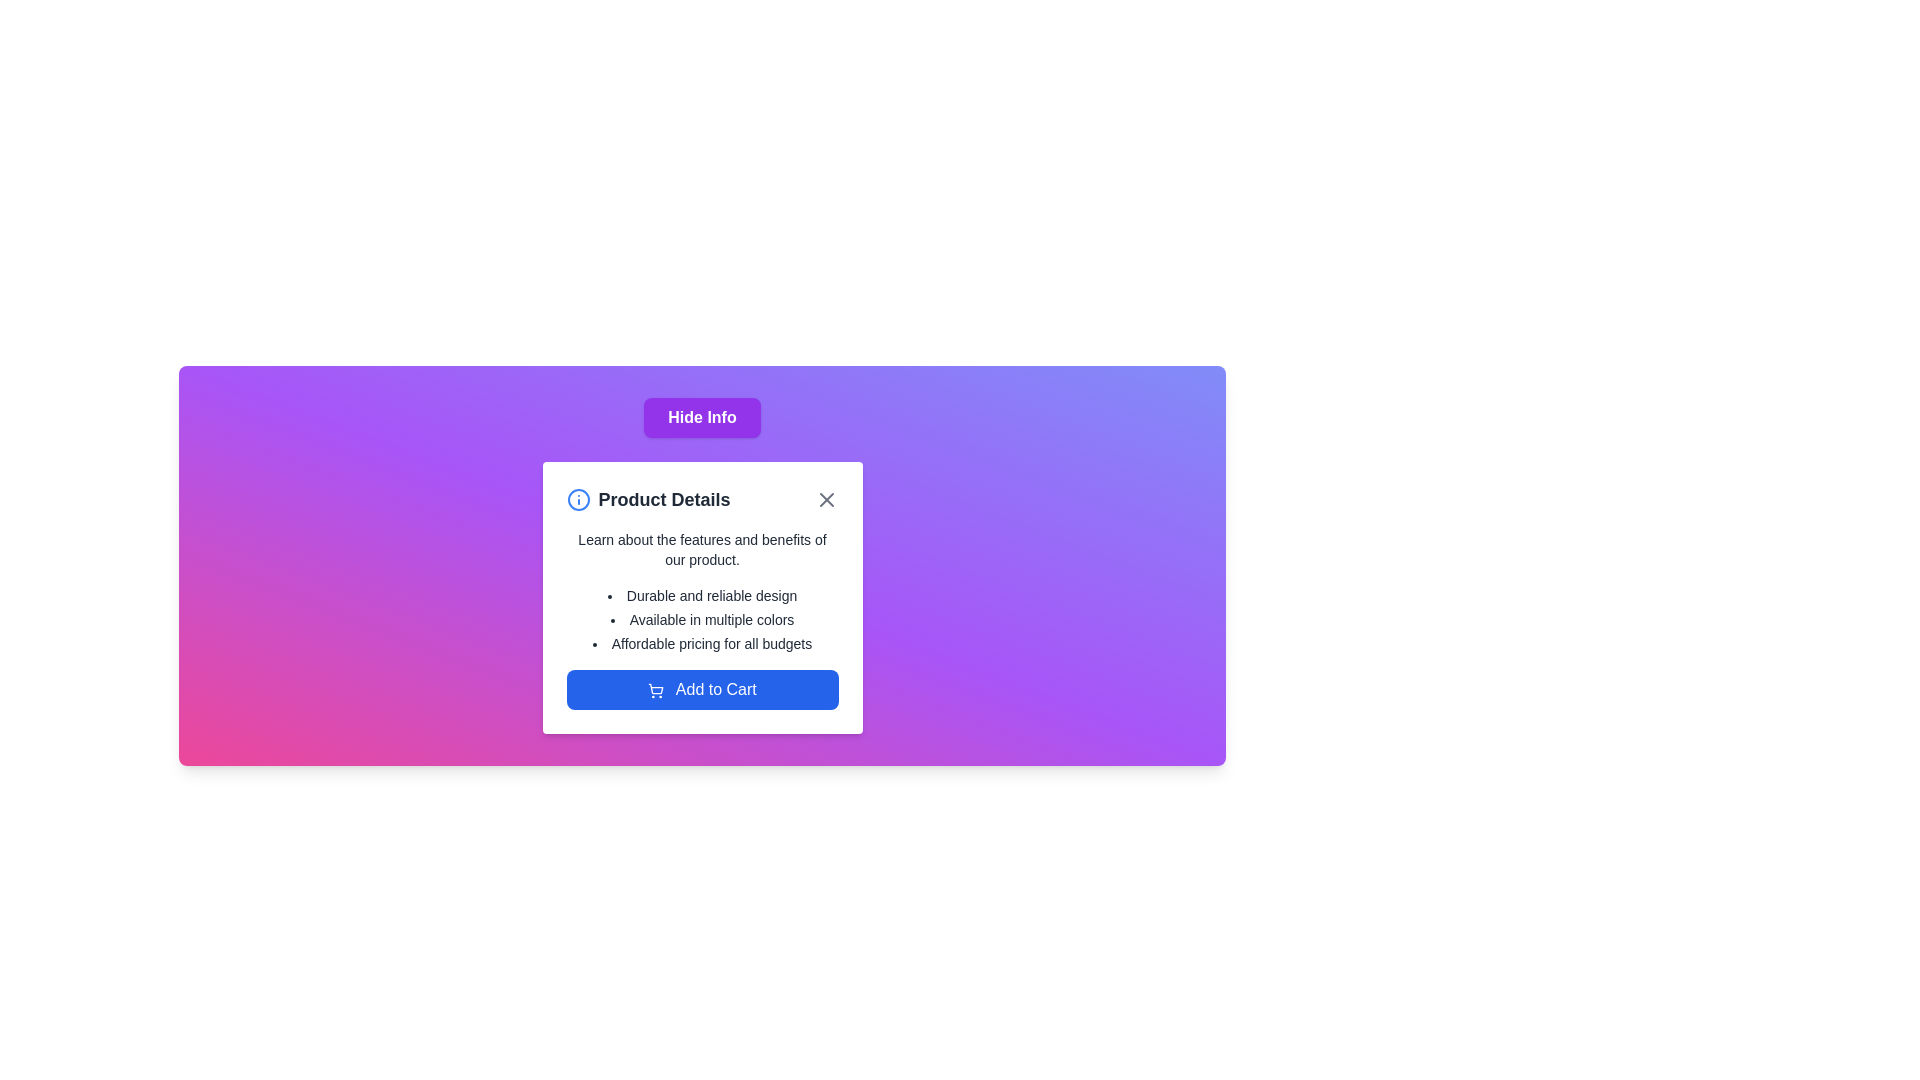  Describe the element at coordinates (702, 416) in the screenshot. I see `the 'Hide Info' button with a gradient purple background` at that location.